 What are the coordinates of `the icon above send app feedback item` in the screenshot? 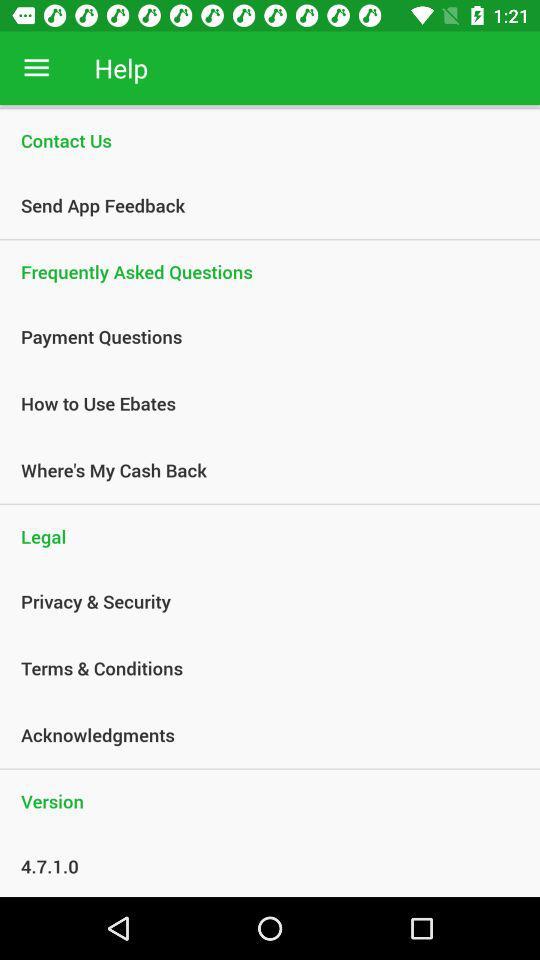 It's located at (270, 139).